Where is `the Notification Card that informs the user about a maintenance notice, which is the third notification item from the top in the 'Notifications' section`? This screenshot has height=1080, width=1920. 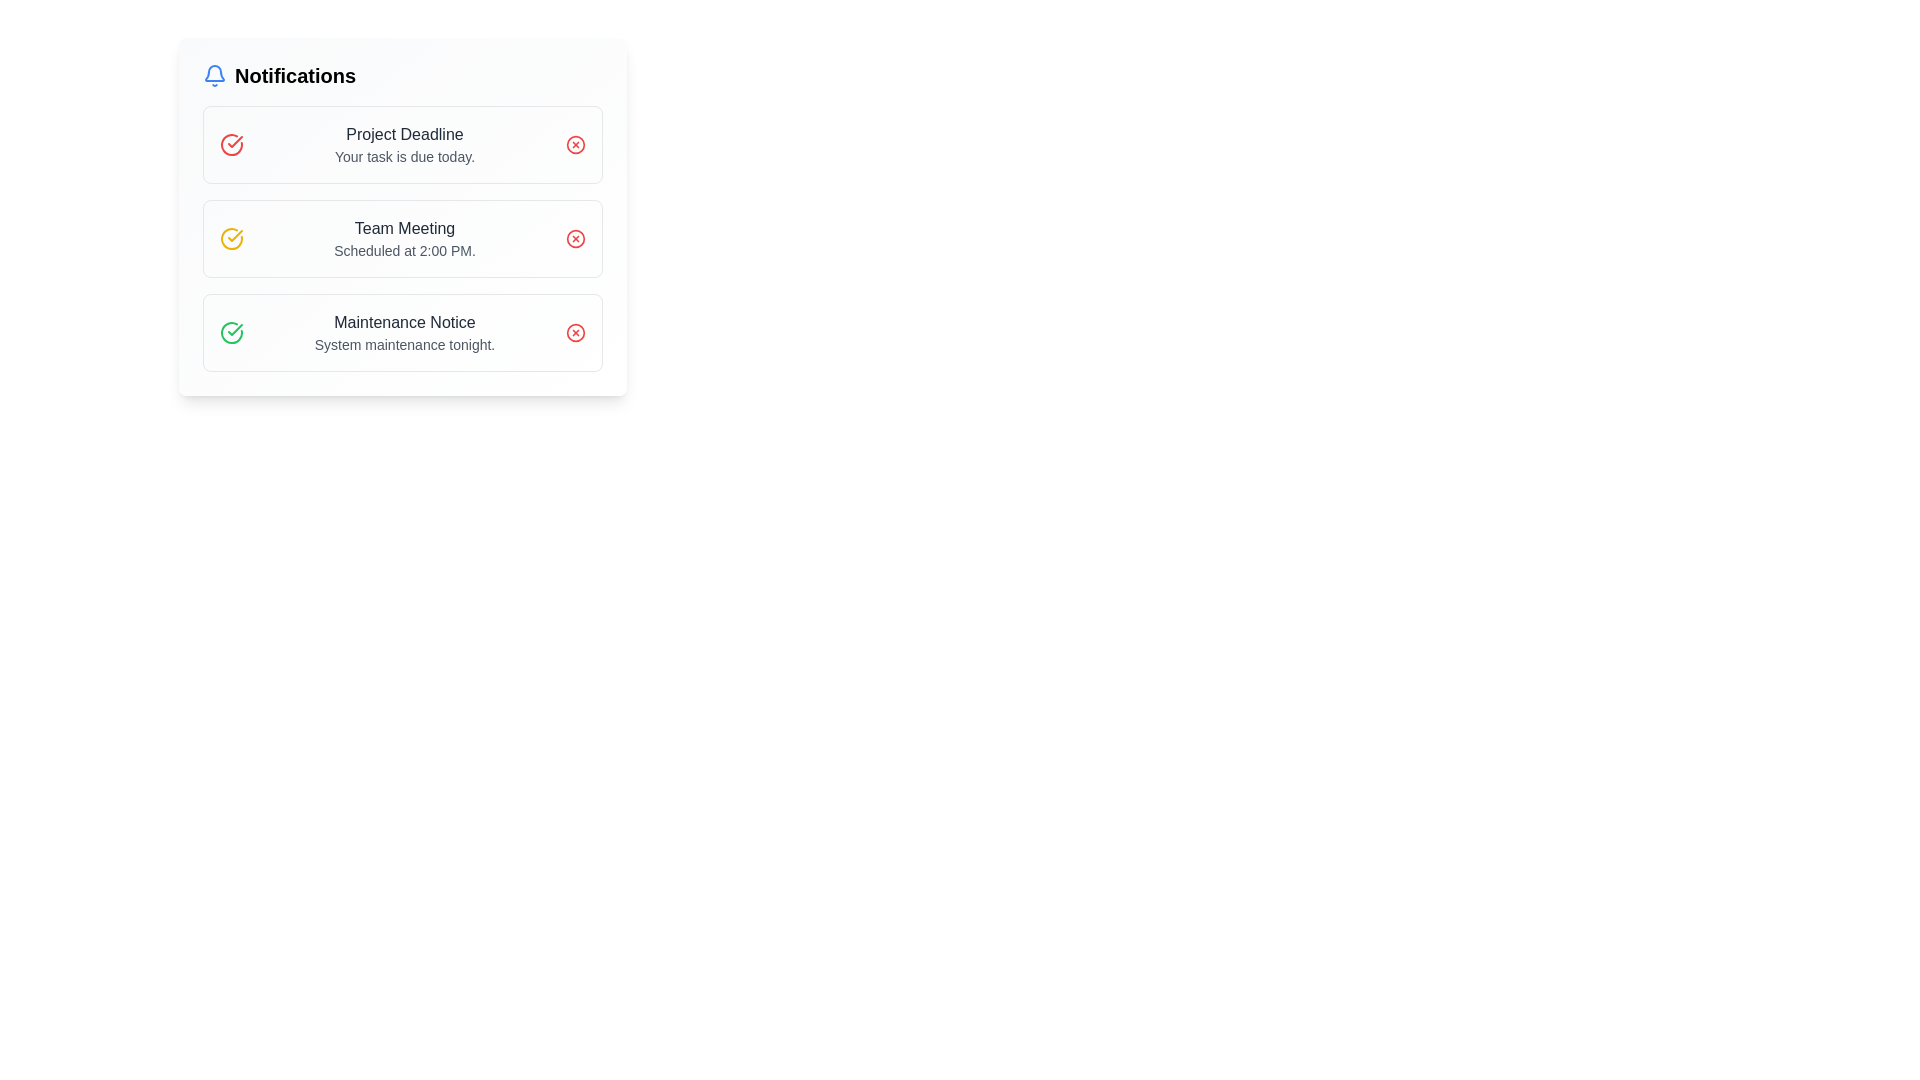 the Notification Card that informs the user about a maintenance notice, which is the third notification item from the top in the 'Notifications' section is located at coordinates (402, 331).